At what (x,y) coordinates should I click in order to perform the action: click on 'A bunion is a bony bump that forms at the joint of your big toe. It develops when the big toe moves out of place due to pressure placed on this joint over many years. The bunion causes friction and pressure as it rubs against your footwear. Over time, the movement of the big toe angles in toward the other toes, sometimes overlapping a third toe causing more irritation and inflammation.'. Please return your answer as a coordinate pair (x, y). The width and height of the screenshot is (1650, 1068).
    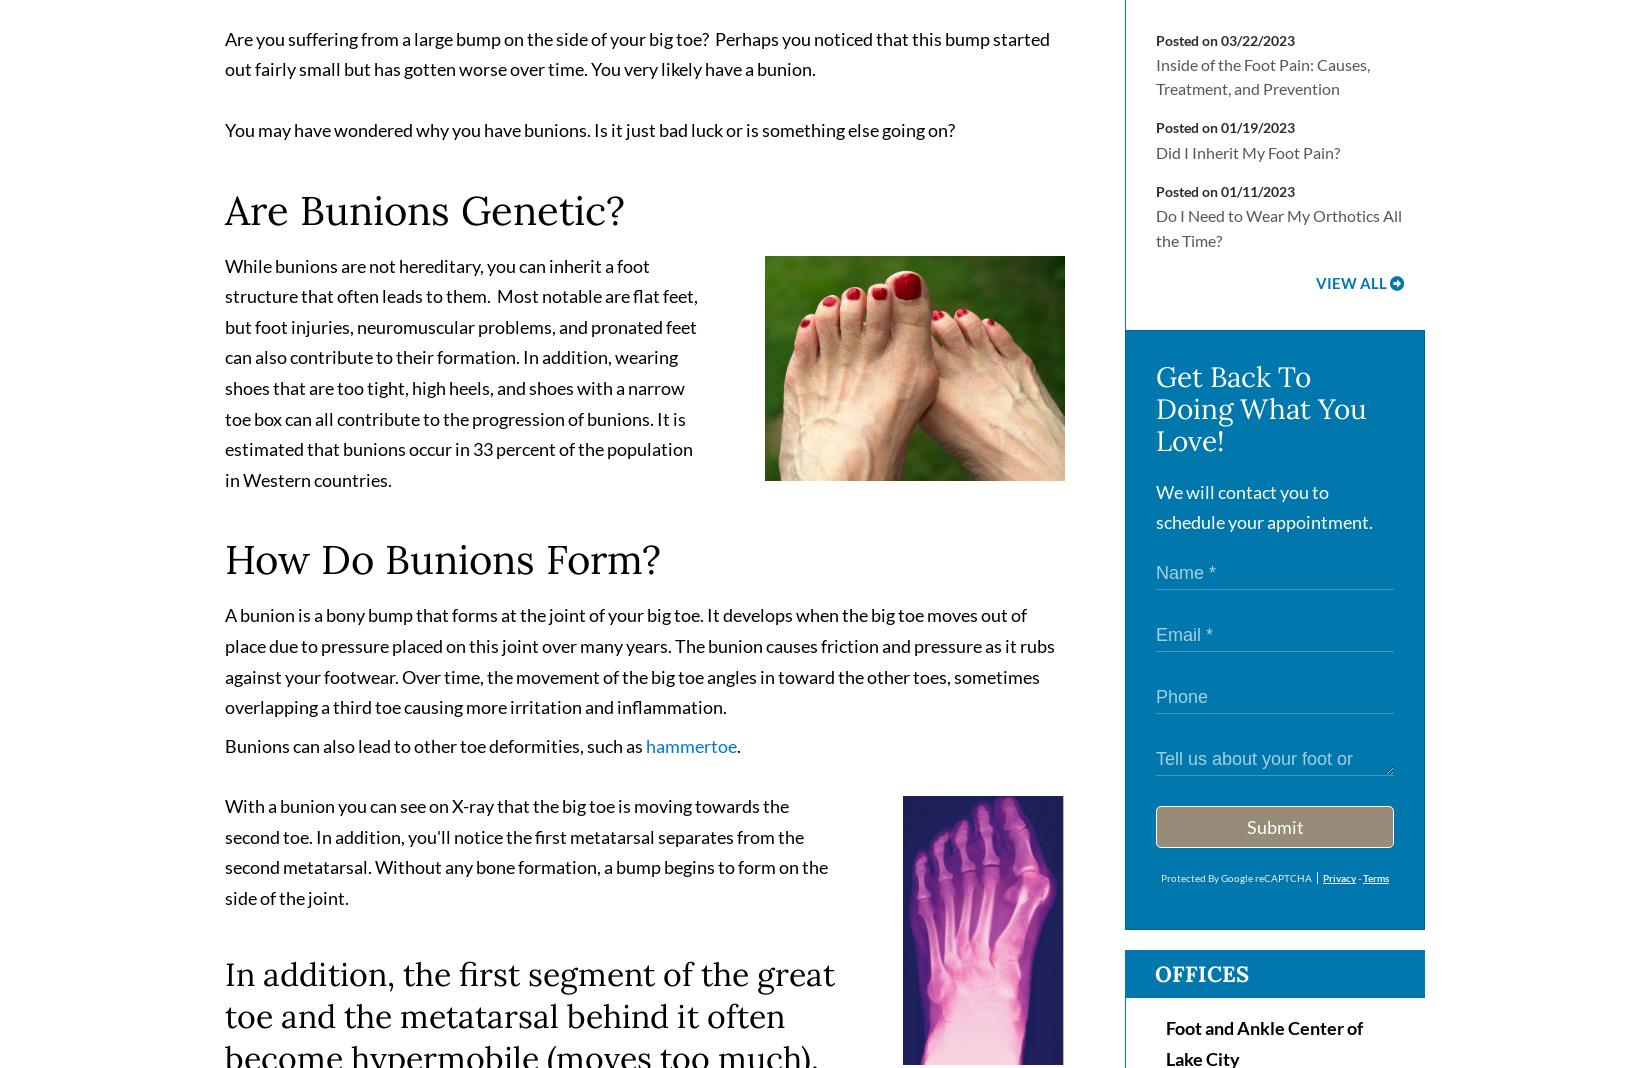
    Looking at the image, I should click on (639, 669).